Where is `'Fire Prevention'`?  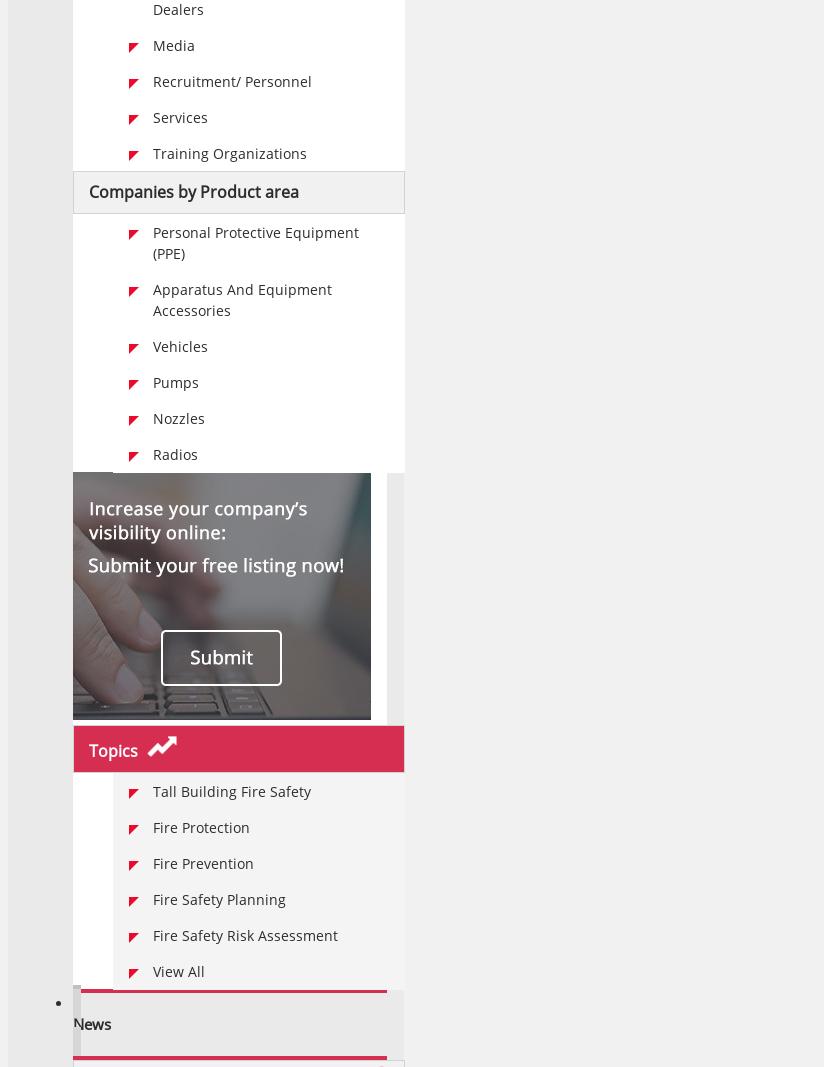
'Fire Prevention' is located at coordinates (203, 862).